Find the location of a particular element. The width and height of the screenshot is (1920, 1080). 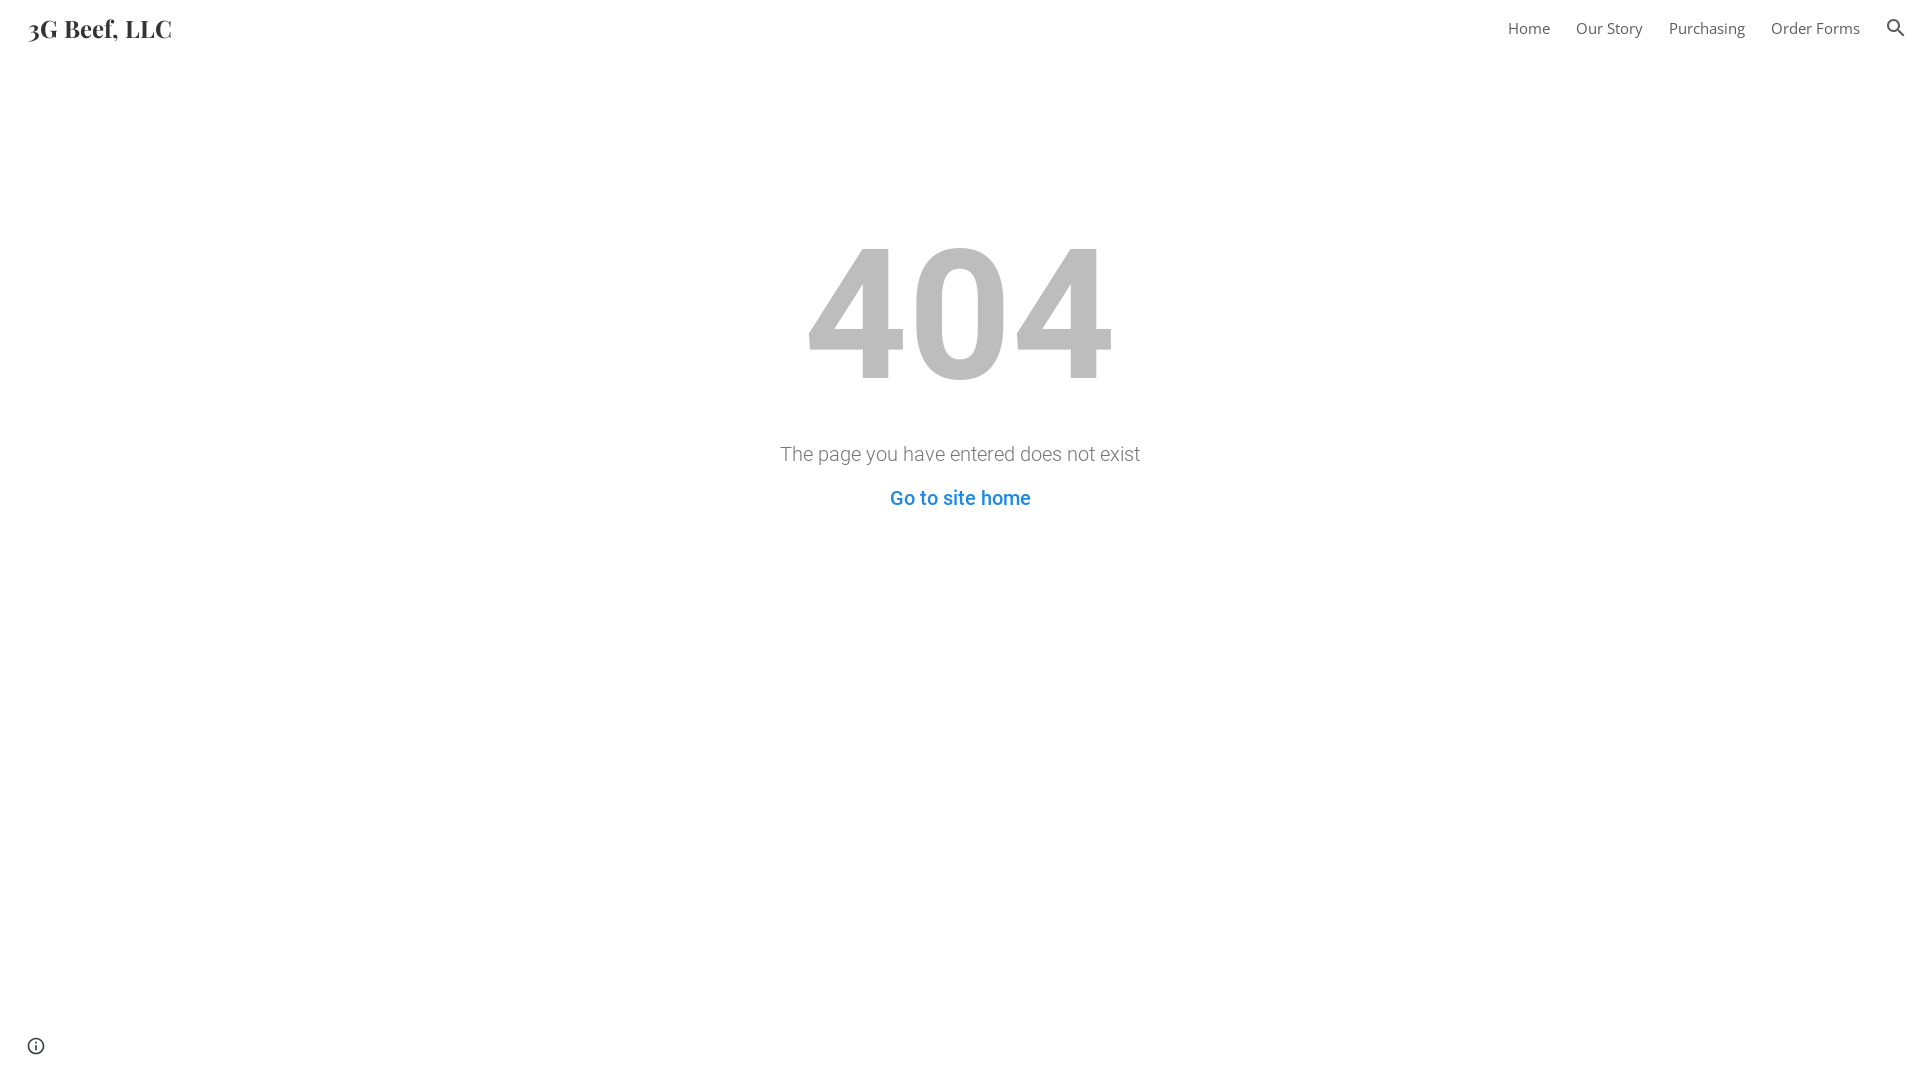

'Go to site home' is located at coordinates (960, 496).